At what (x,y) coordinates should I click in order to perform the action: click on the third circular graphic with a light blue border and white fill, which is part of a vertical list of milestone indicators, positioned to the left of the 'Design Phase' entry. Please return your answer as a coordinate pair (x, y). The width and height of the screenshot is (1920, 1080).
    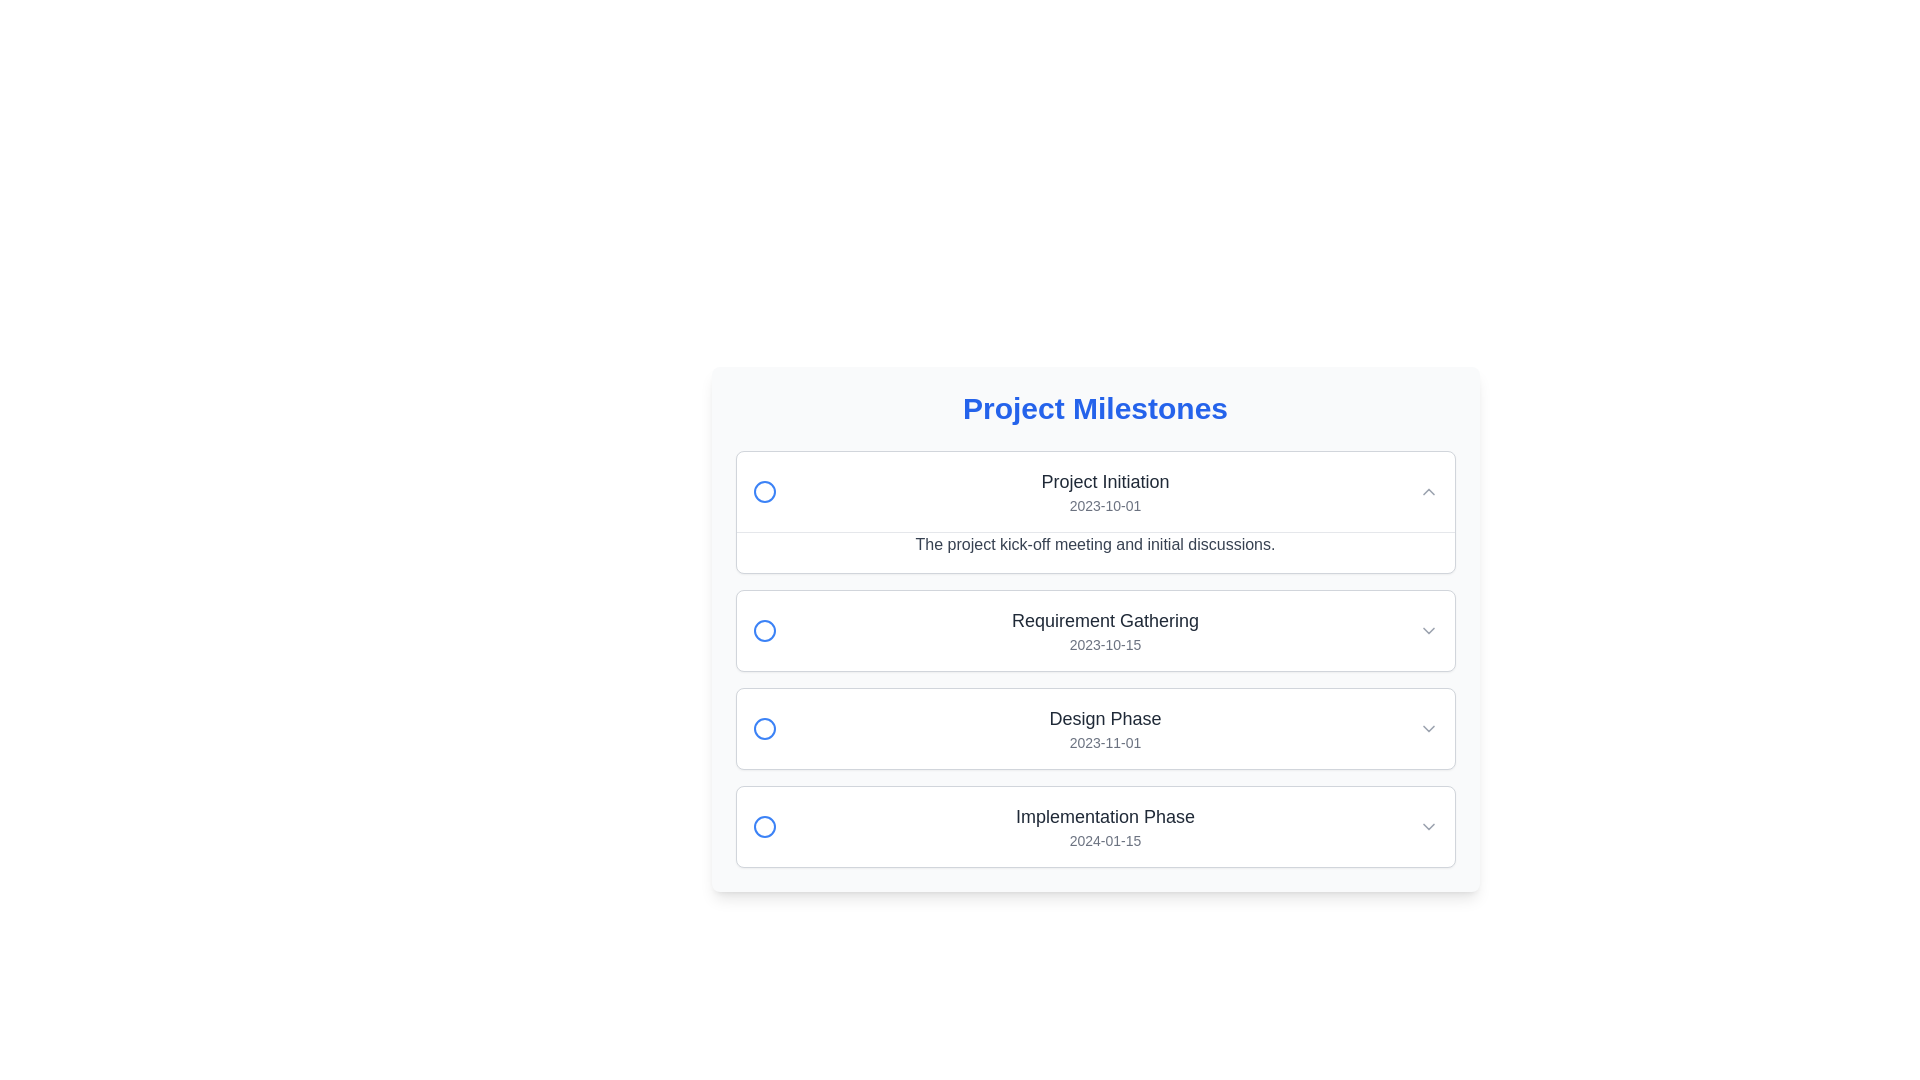
    Looking at the image, I should click on (763, 729).